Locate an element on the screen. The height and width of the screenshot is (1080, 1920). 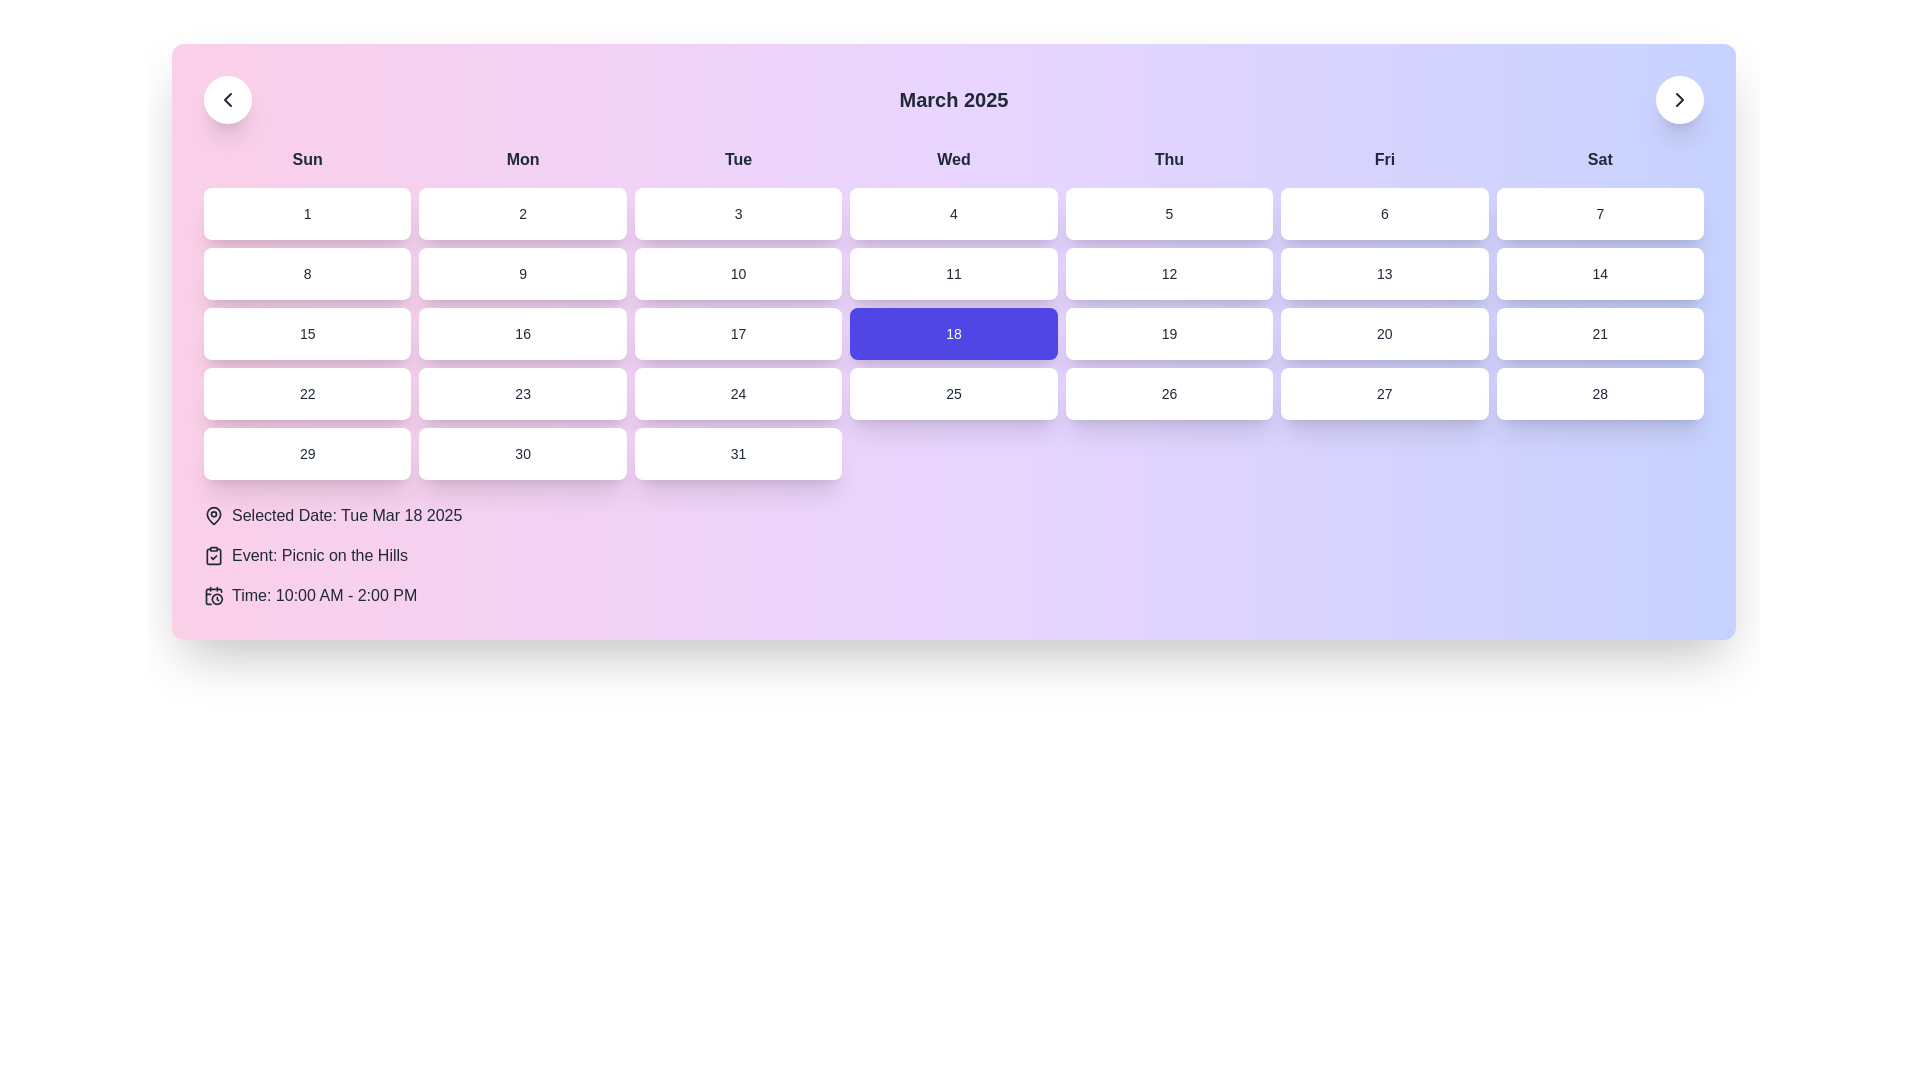
the chevron-left icon, which is a small vector-based icon enclosed in a circular button with a white background, located at the top-left corner of the calendar interface is located at coordinates (227, 100).